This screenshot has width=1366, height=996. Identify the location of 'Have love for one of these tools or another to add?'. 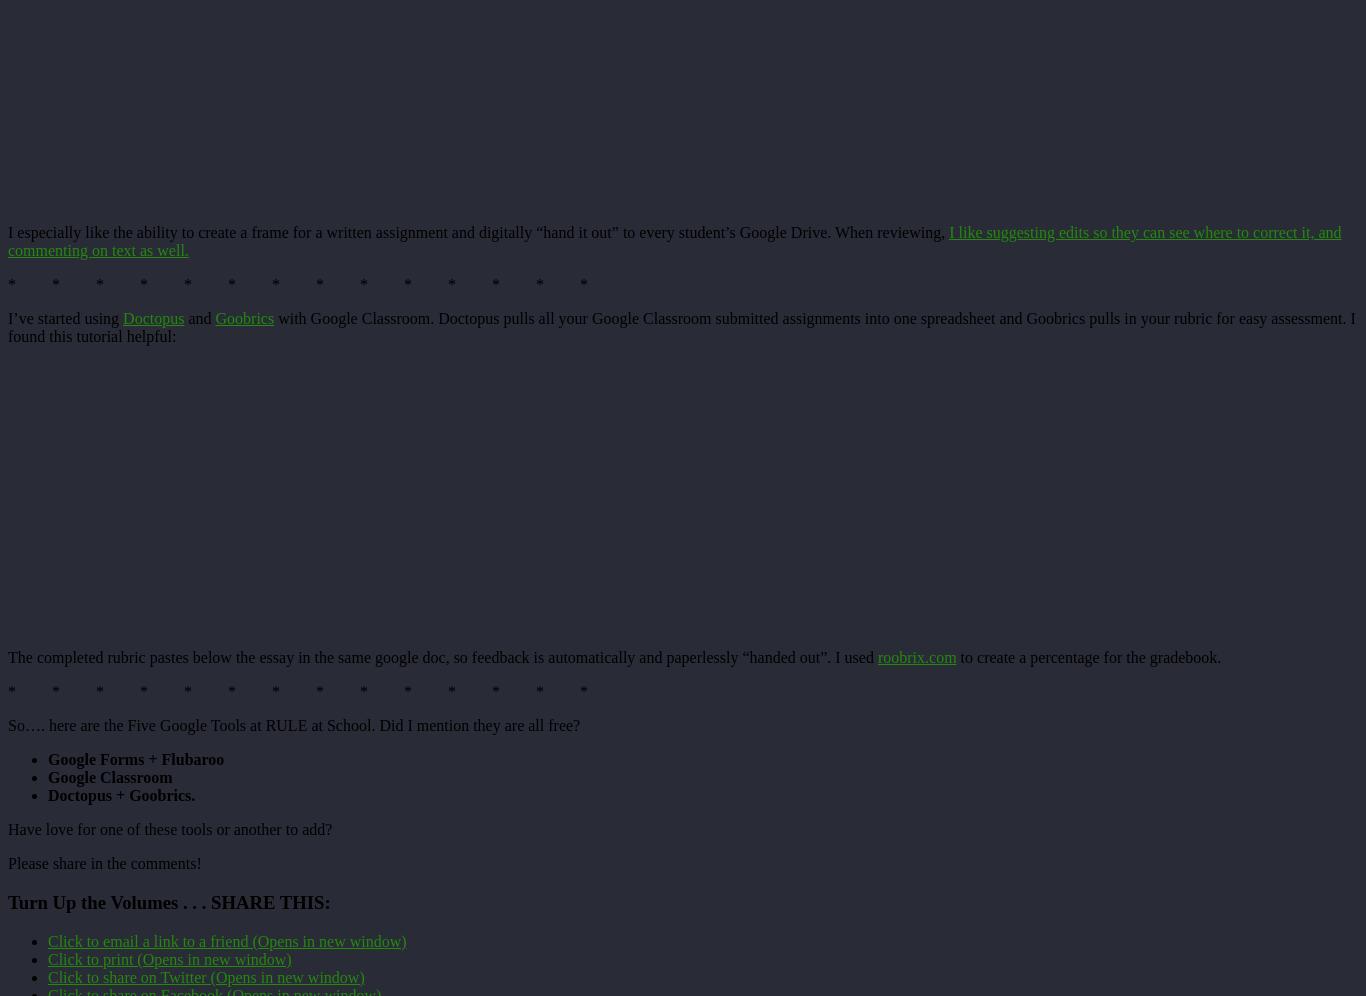
(169, 828).